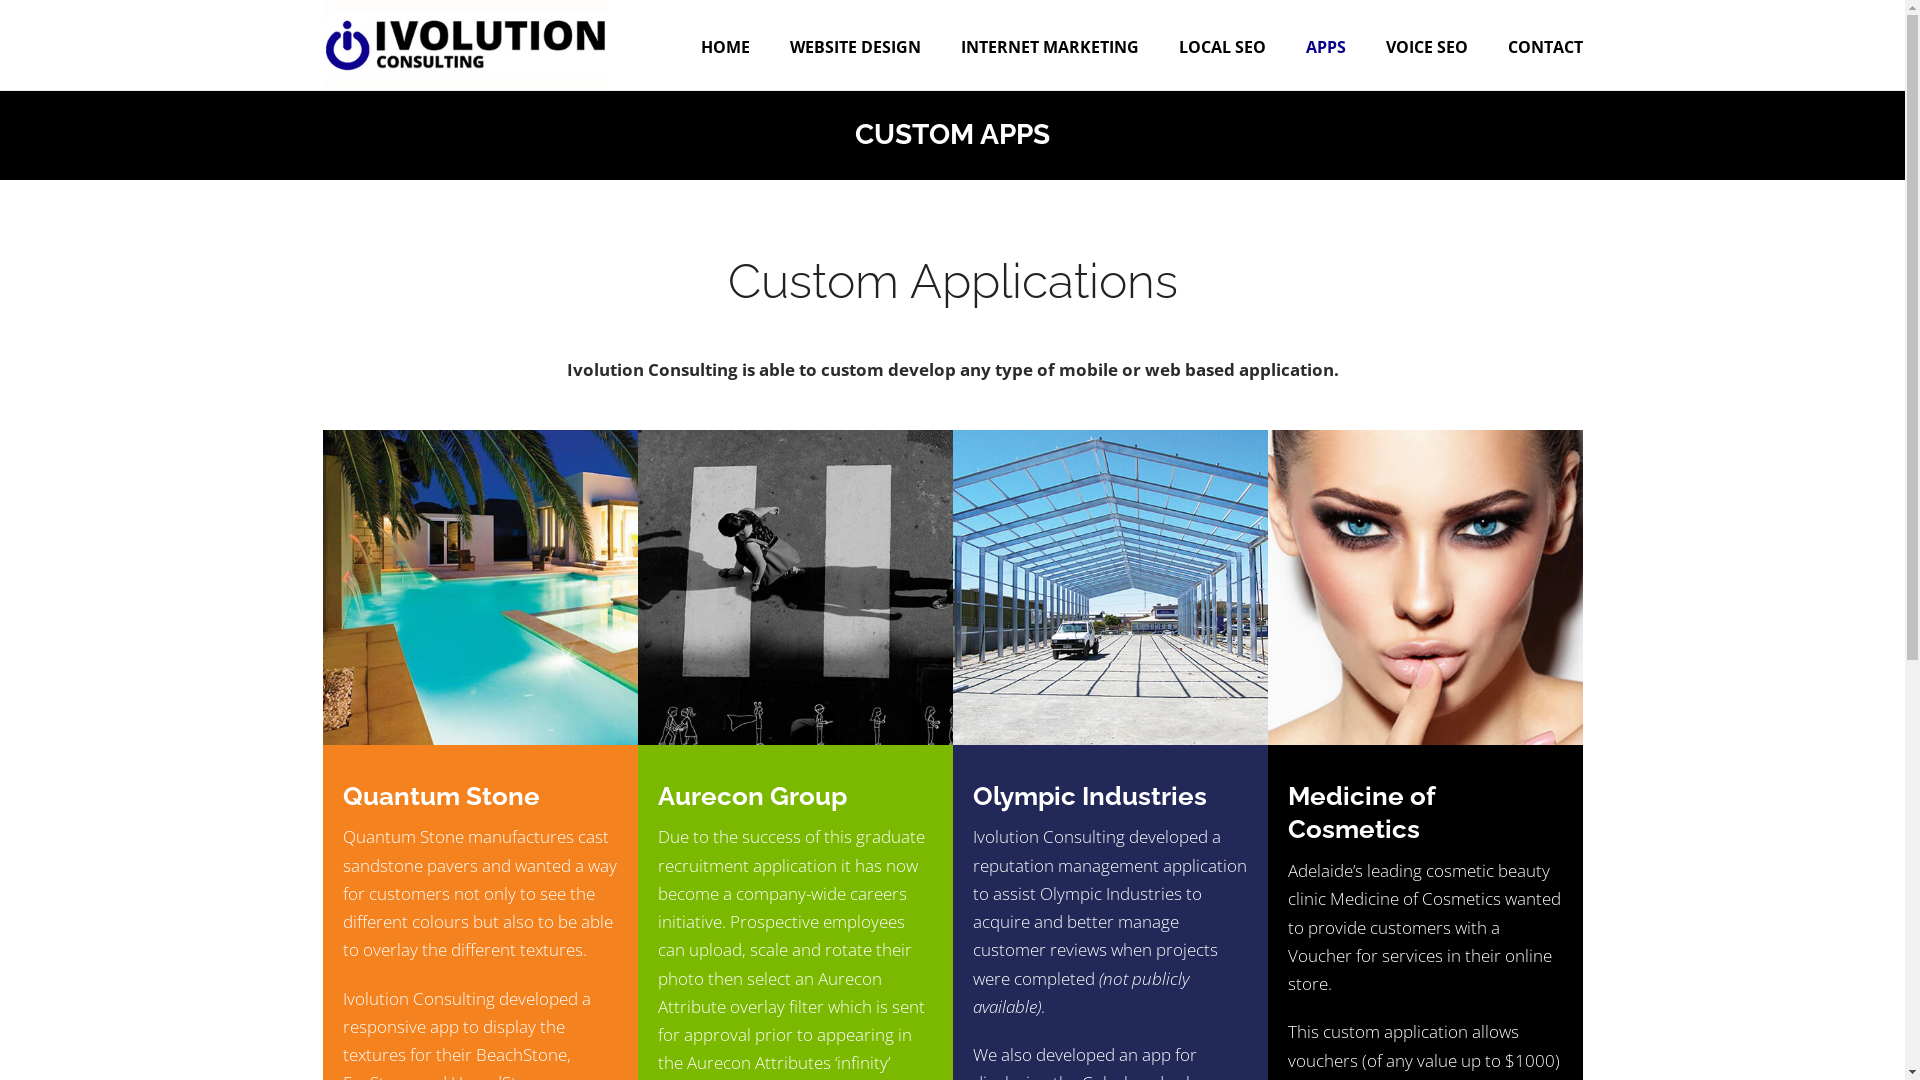 This screenshot has width=1920, height=1080. Describe the element at coordinates (1544, 45) in the screenshot. I see `'CONTACT'` at that location.